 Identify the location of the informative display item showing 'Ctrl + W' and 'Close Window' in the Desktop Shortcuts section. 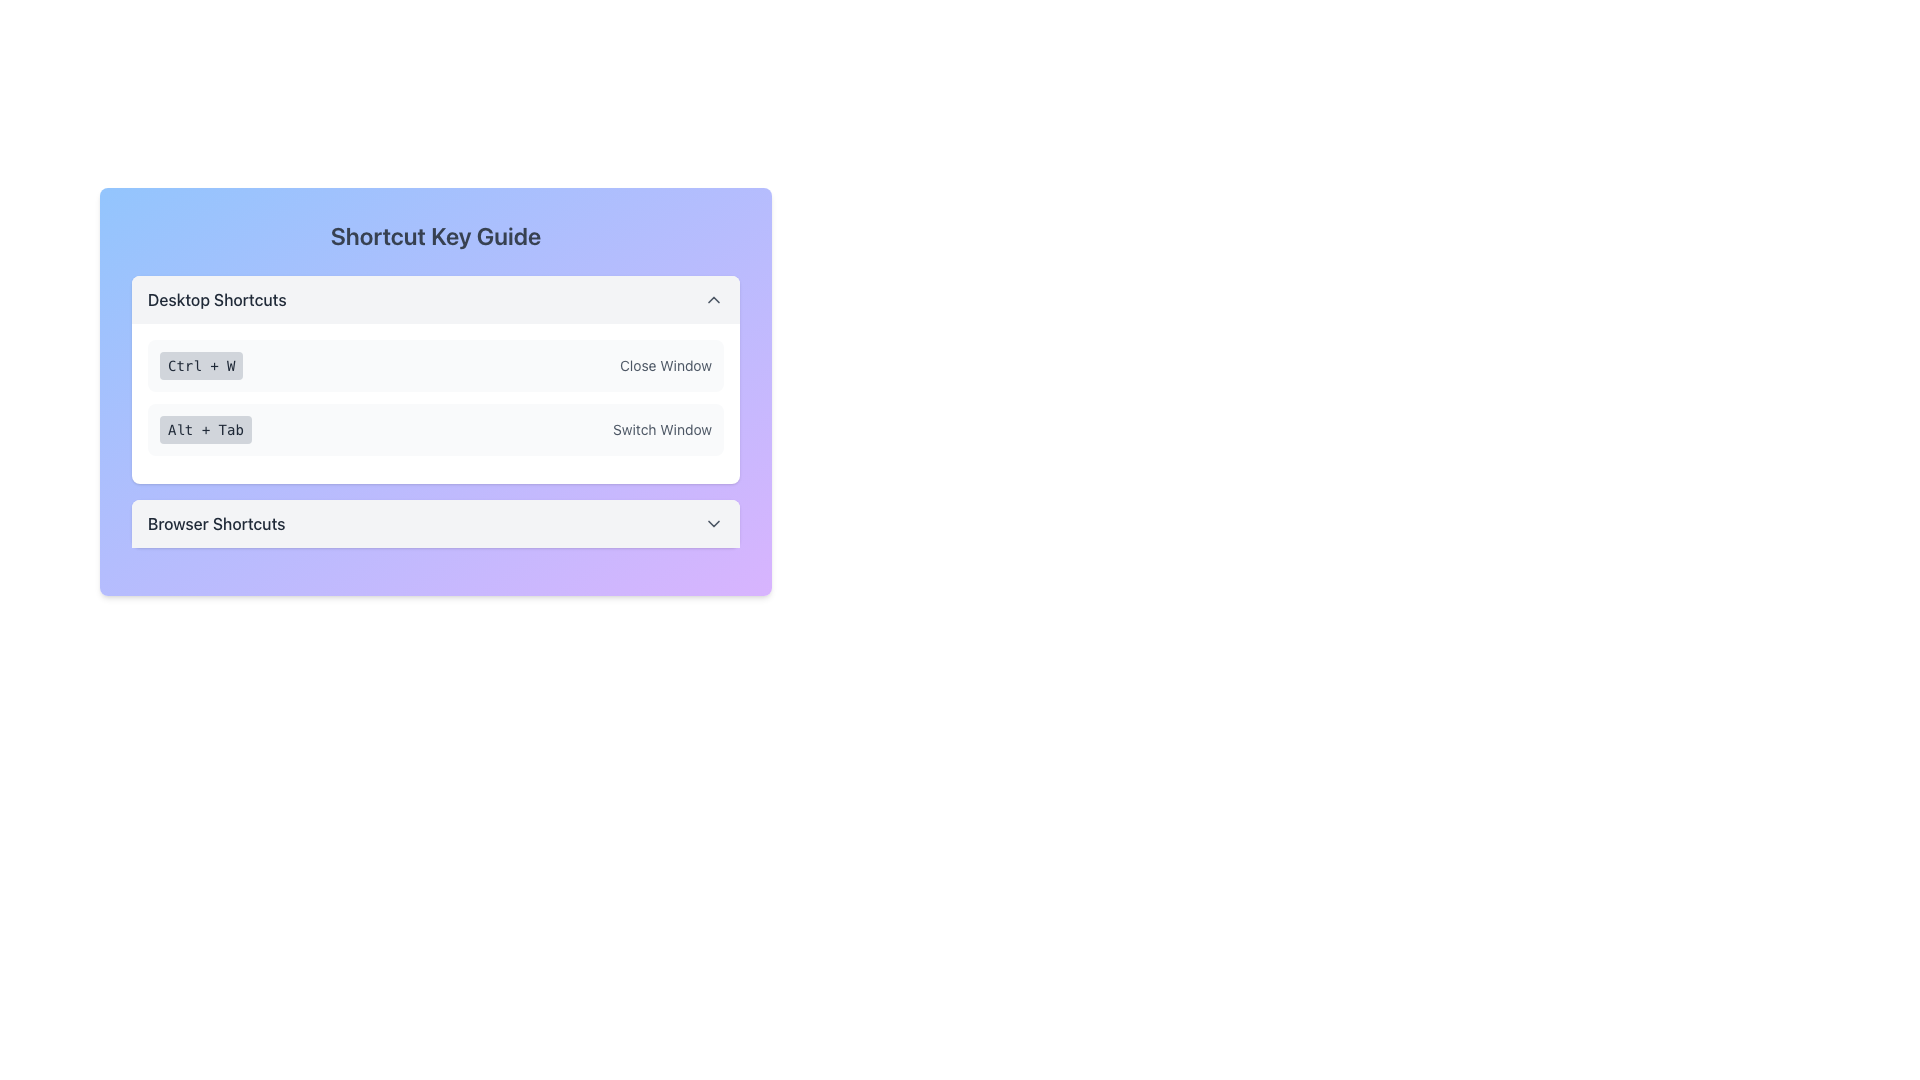
(435, 366).